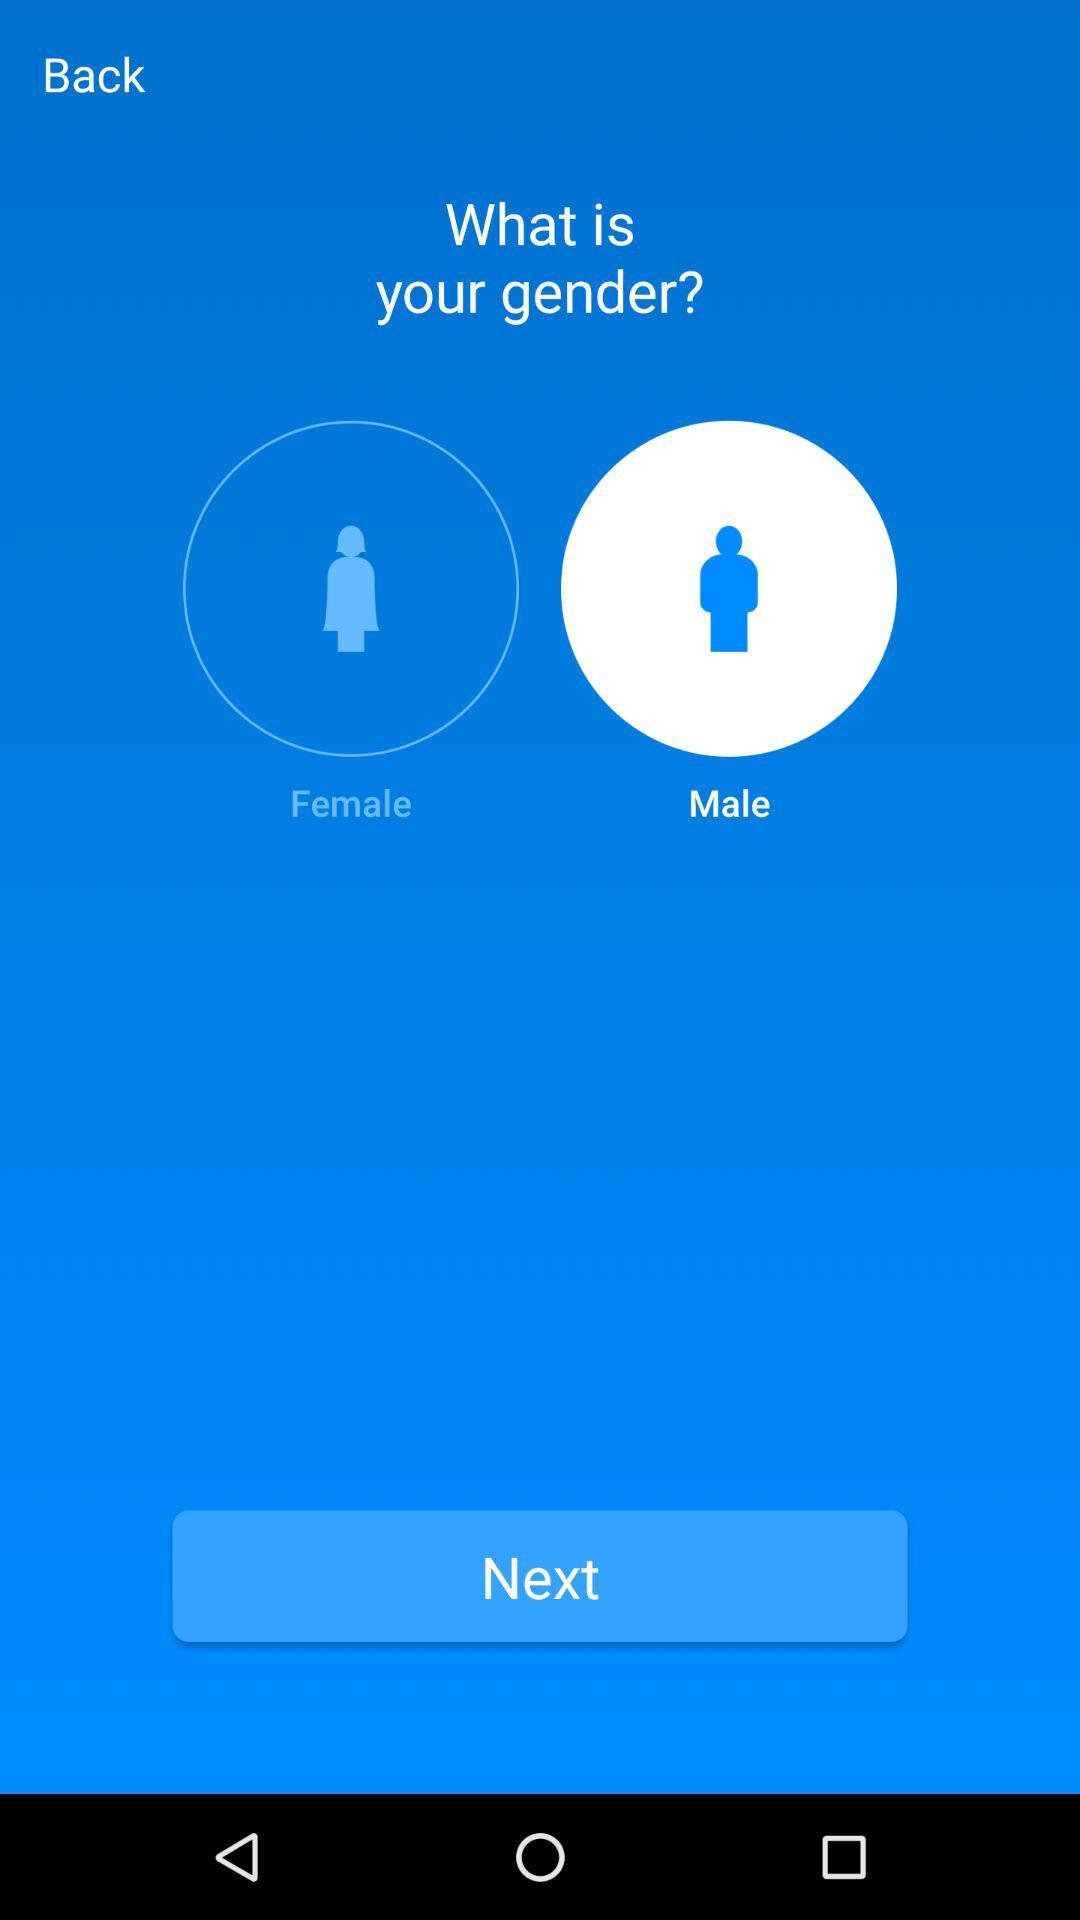  What do you see at coordinates (729, 623) in the screenshot?
I see `the male` at bounding box center [729, 623].